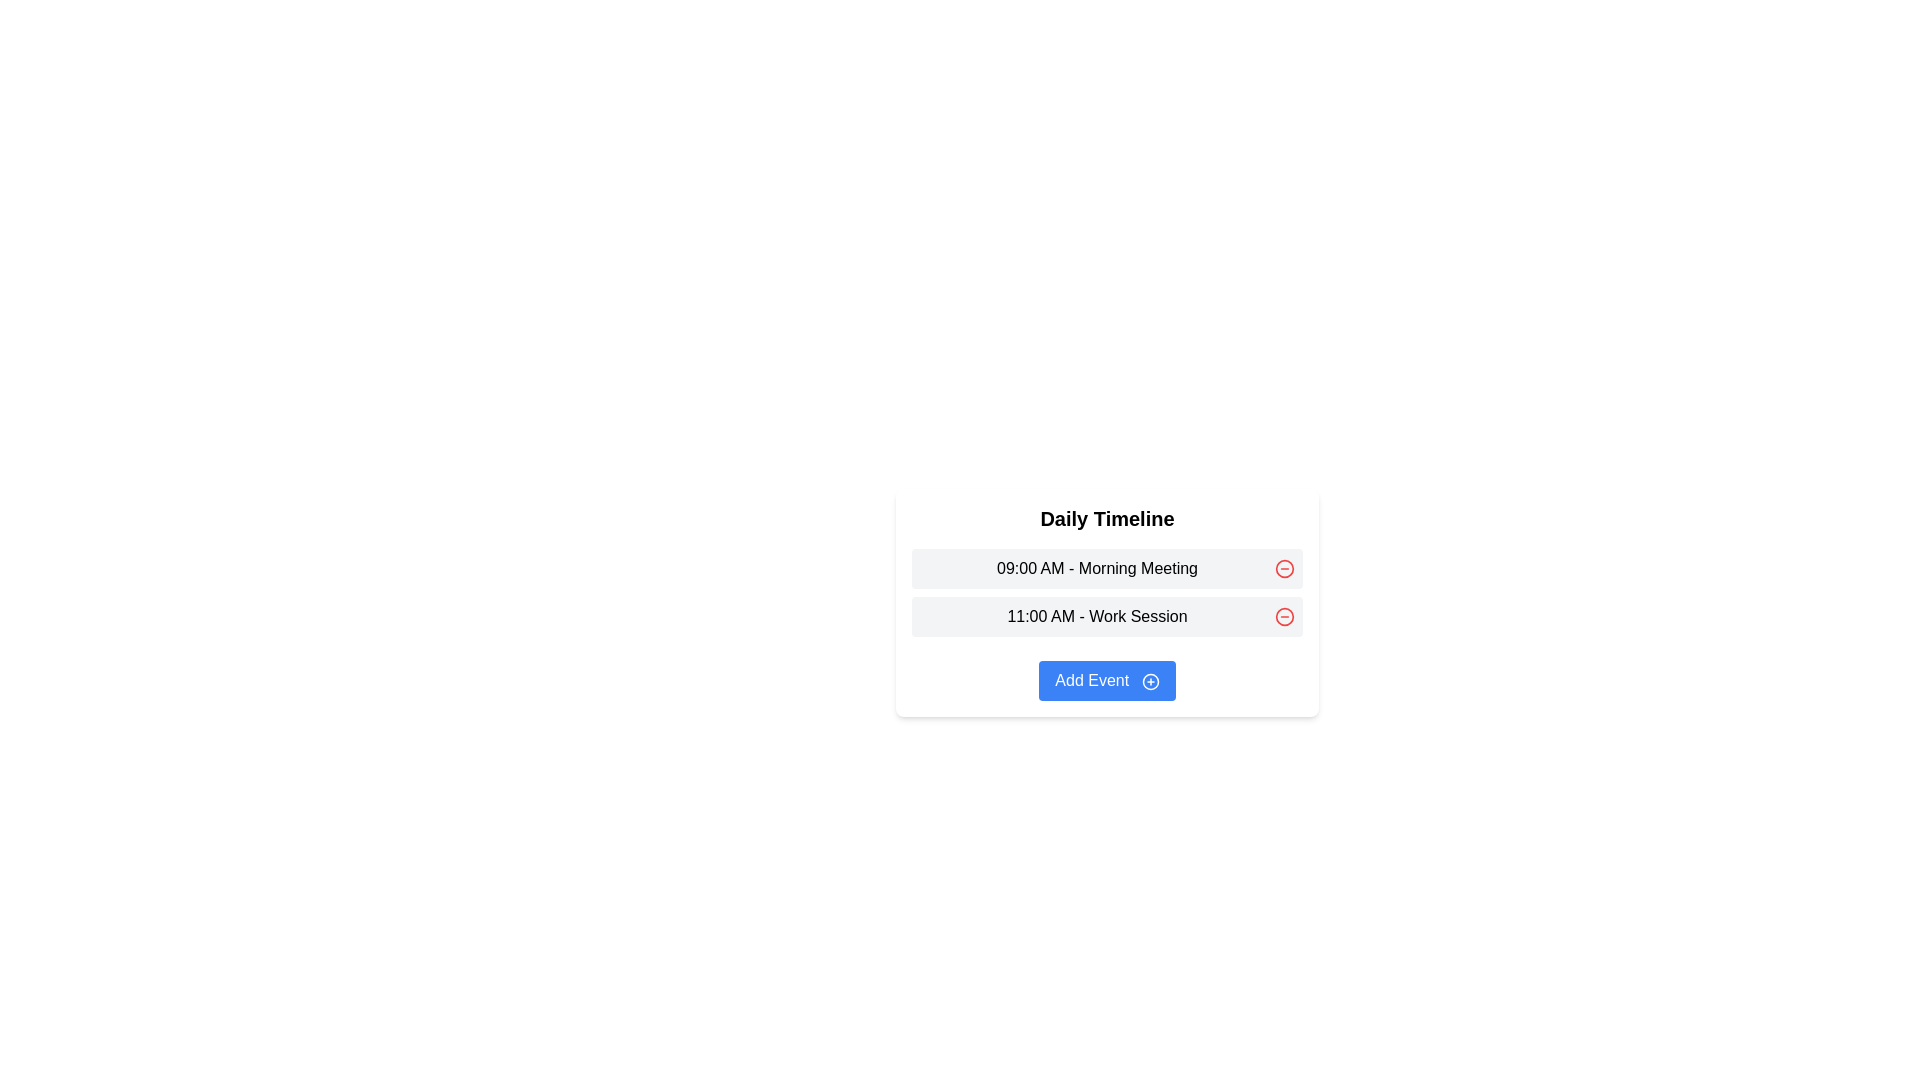 The height and width of the screenshot is (1080, 1920). What do you see at coordinates (1150, 680) in the screenshot?
I see `the SVG circle element located within the 'Add Event' button at the bottom of the 'Daily Timeline' card` at bounding box center [1150, 680].